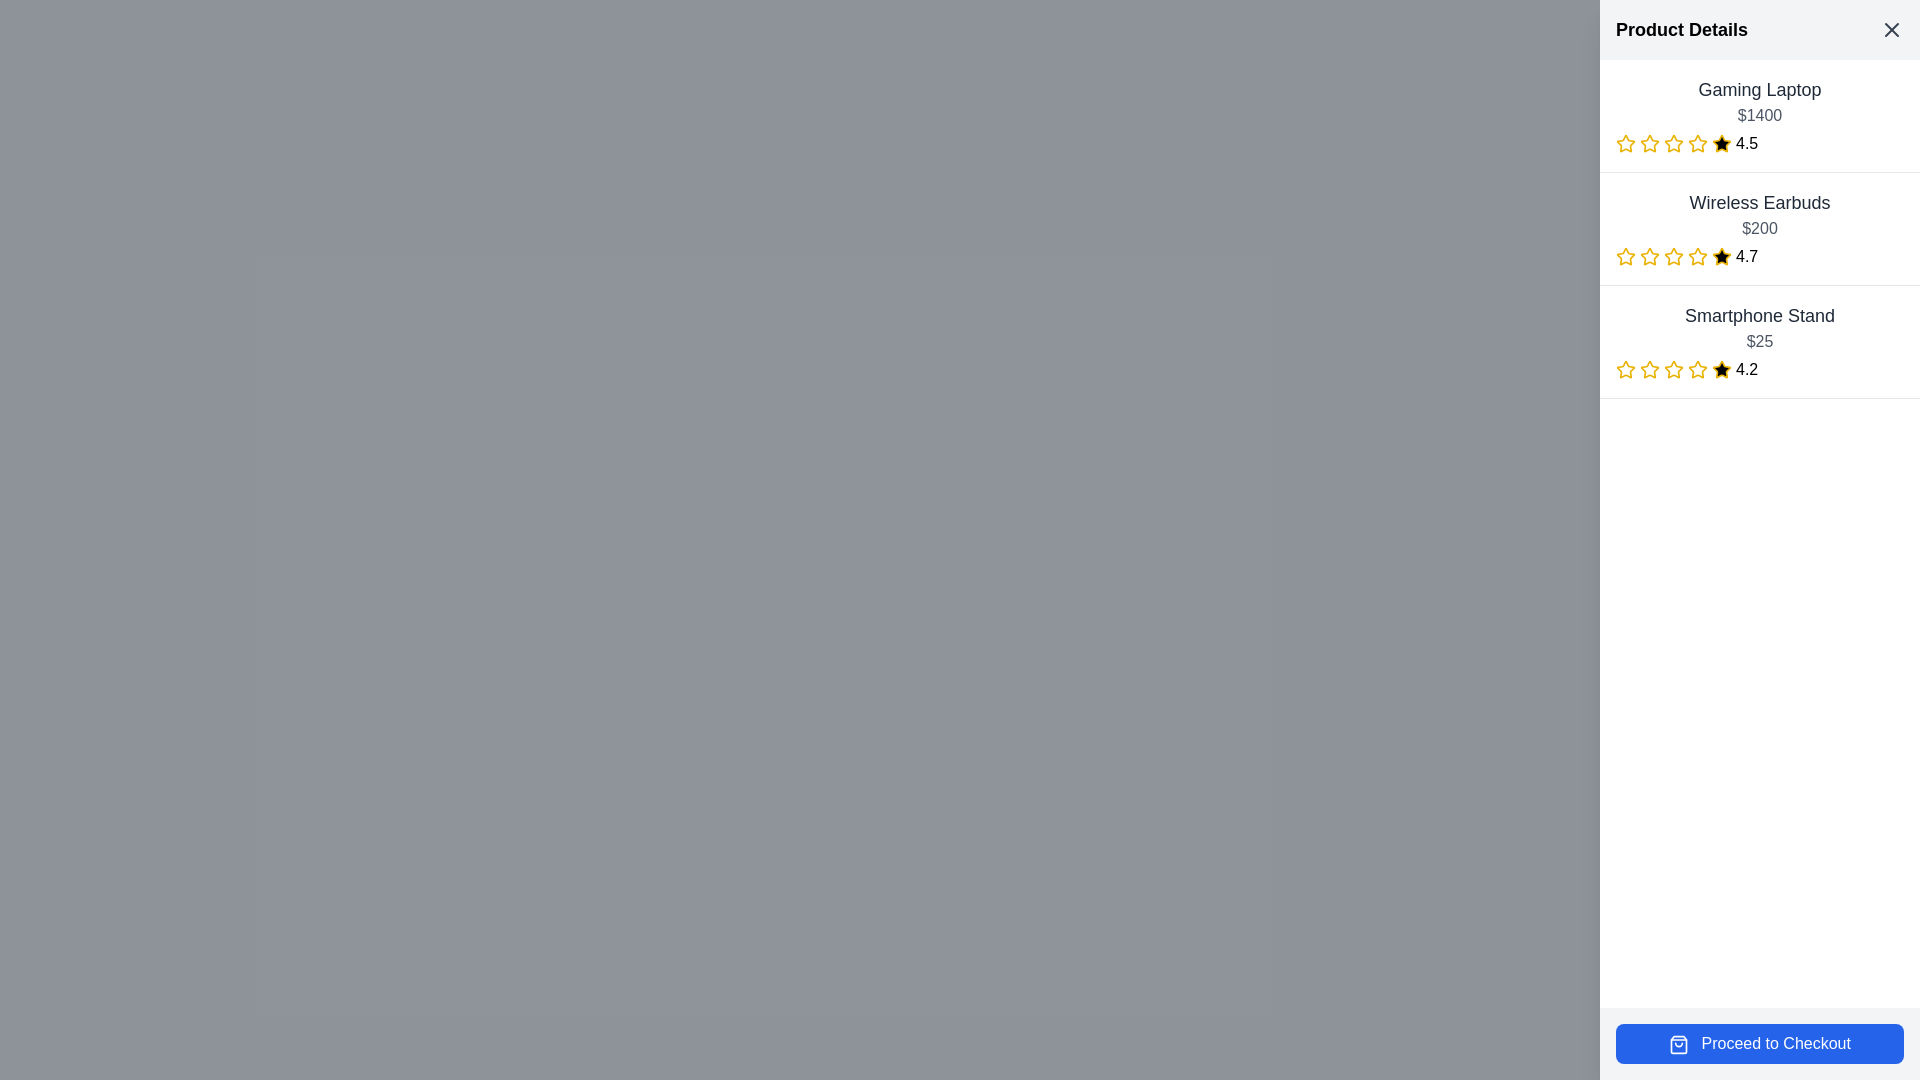  What do you see at coordinates (1673, 141) in the screenshot?
I see `the second star in the row of five stars in the 'Gaming Laptop' product section to set a rating` at bounding box center [1673, 141].